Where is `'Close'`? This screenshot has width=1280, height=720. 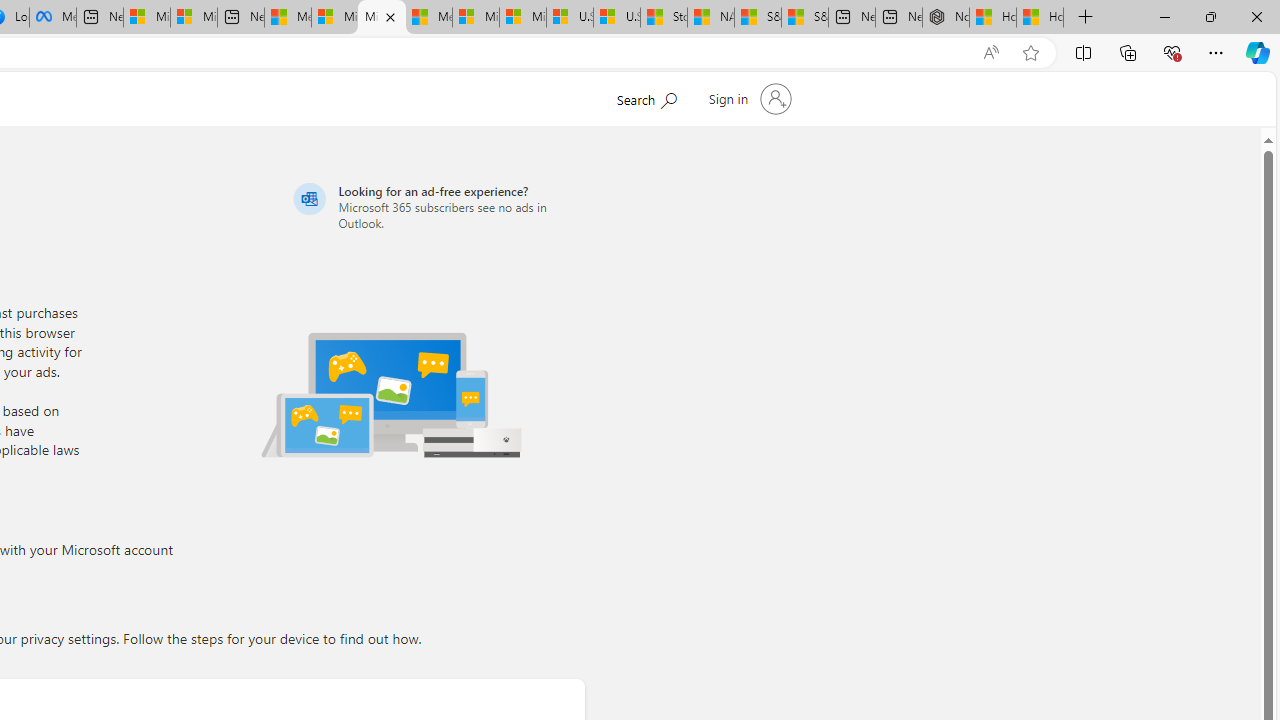
'Close' is located at coordinates (1255, 16).